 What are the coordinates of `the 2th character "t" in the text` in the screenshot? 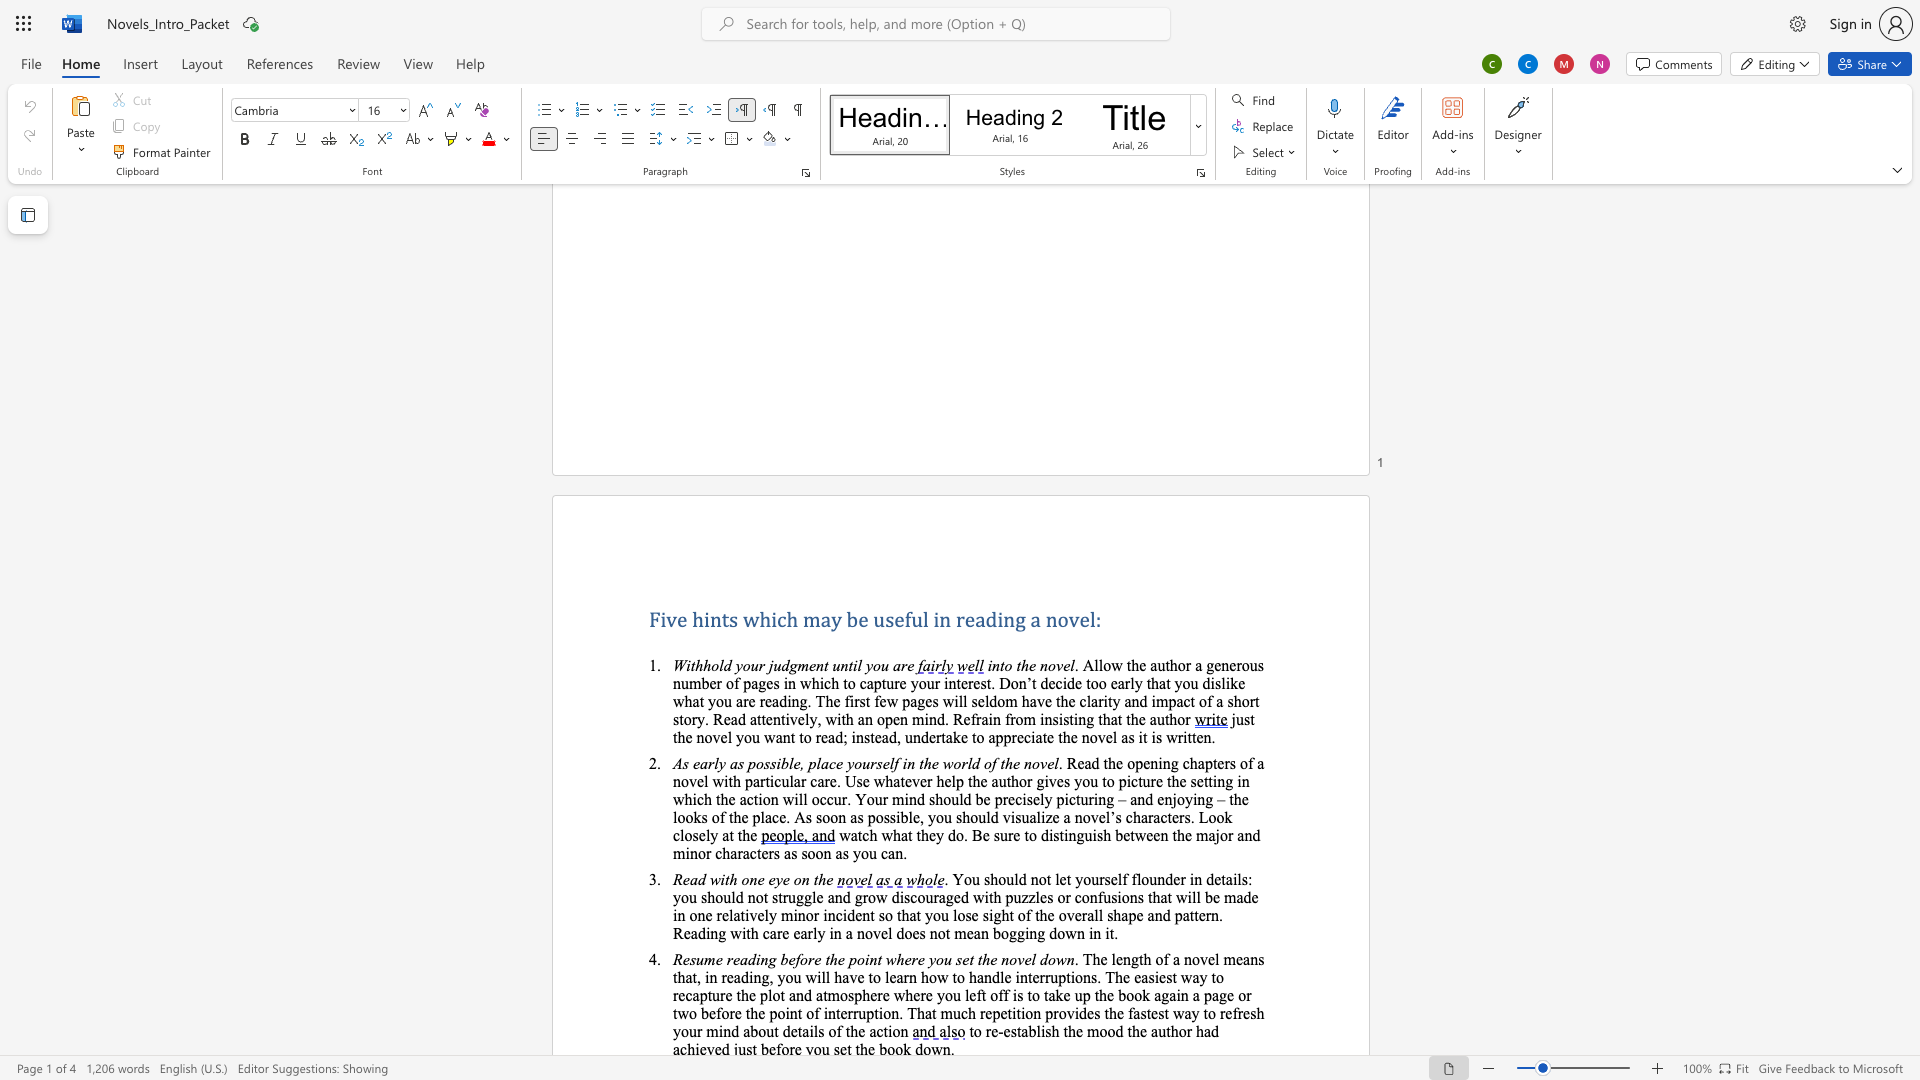 It's located at (826, 665).